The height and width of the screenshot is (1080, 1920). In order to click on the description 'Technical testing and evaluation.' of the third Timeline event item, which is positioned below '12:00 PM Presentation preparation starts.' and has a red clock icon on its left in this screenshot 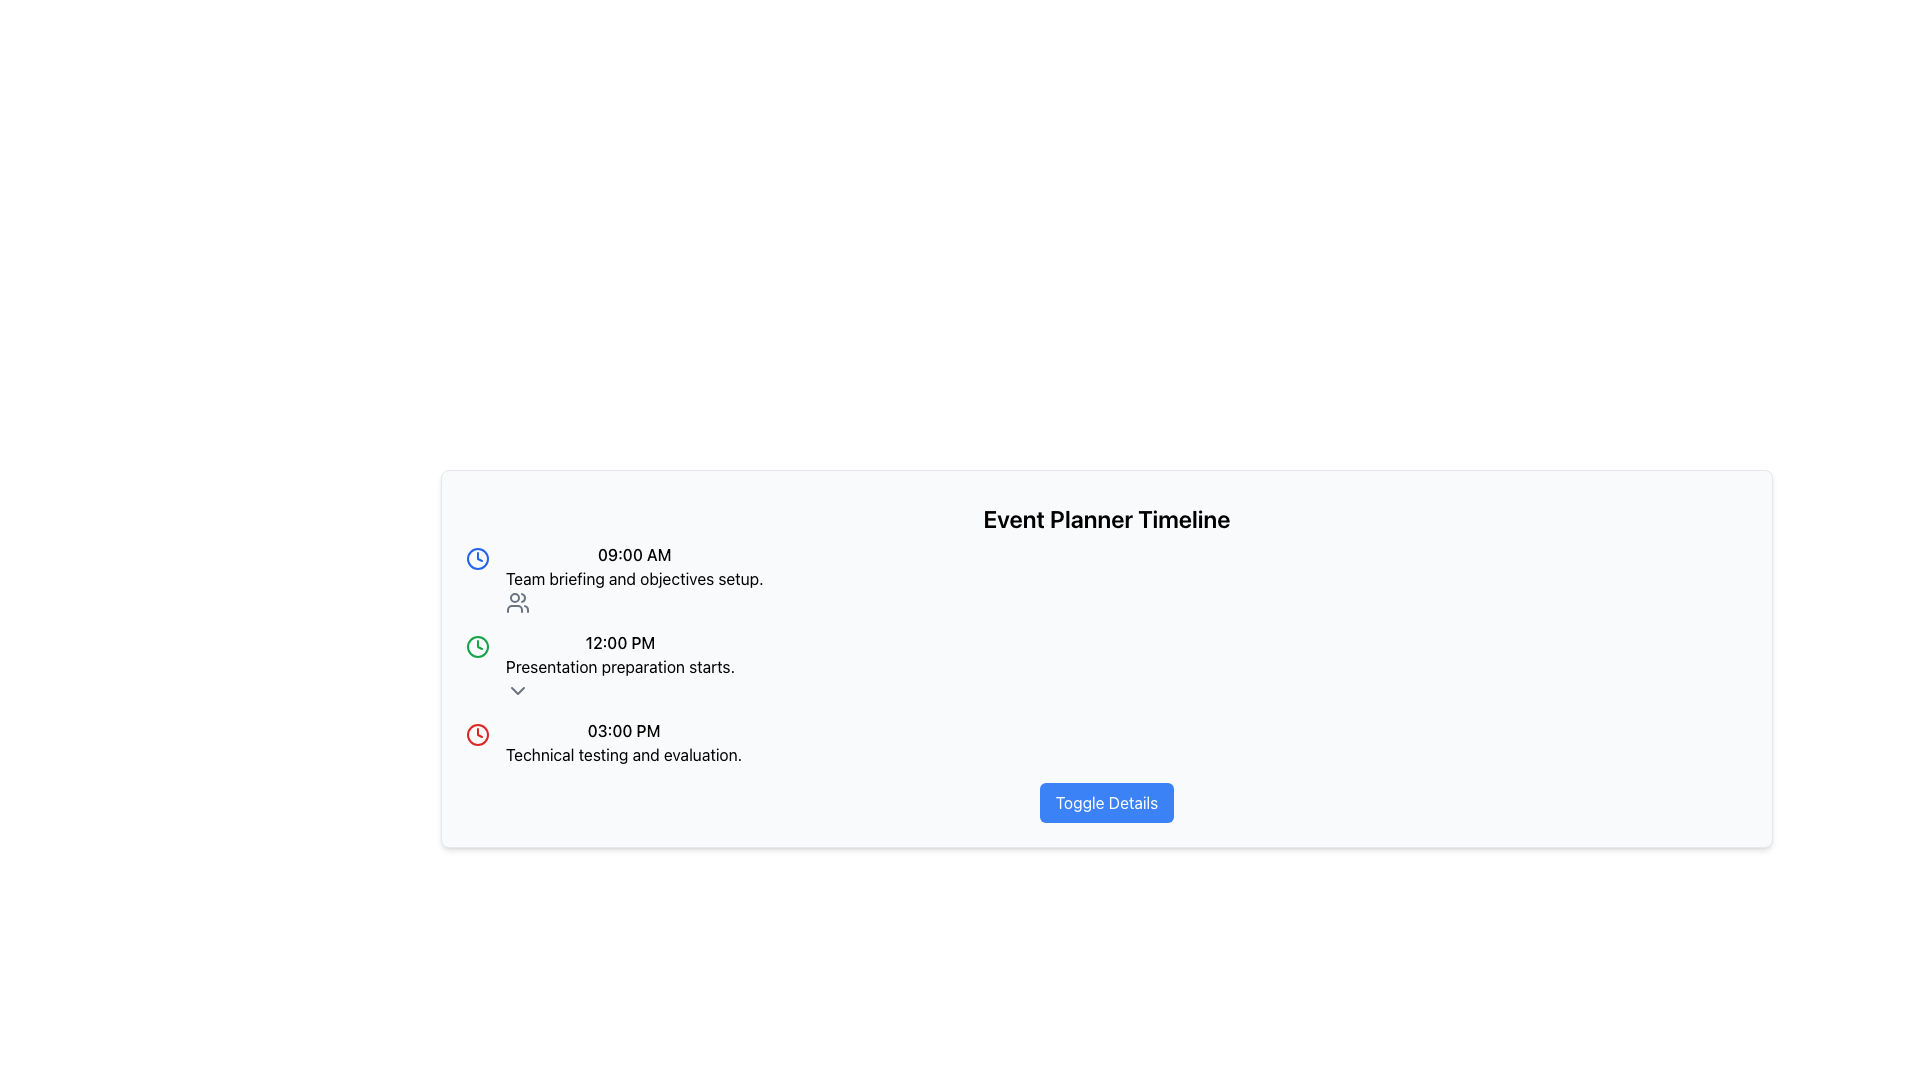, I will do `click(623, 743)`.